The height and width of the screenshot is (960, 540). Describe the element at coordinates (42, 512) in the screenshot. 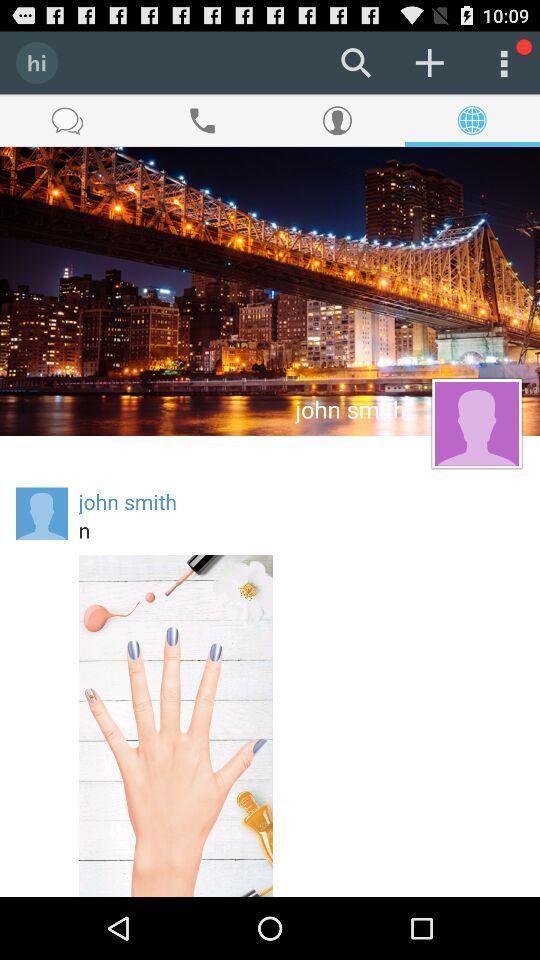

I see `item to the left of john smith app` at that location.